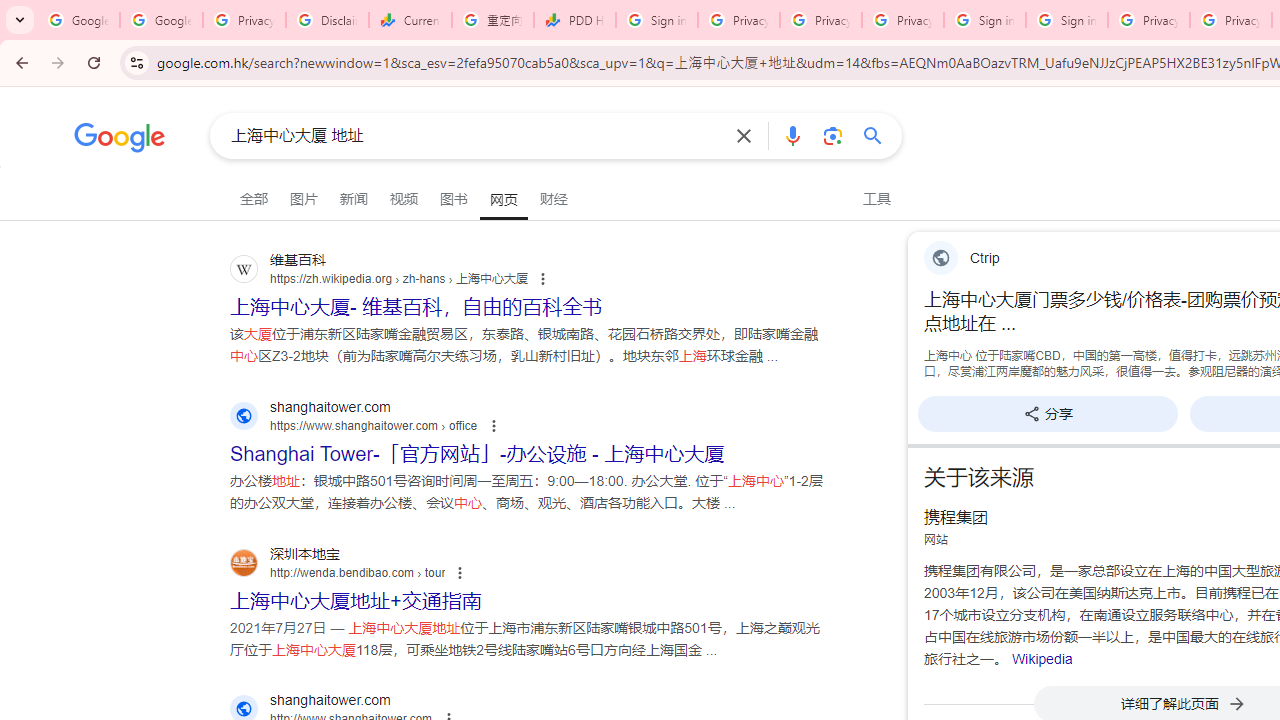 The width and height of the screenshot is (1280, 720). What do you see at coordinates (1040, 659) in the screenshot?
I see `'Wikipedia'` at bounding box center [1040, 659].